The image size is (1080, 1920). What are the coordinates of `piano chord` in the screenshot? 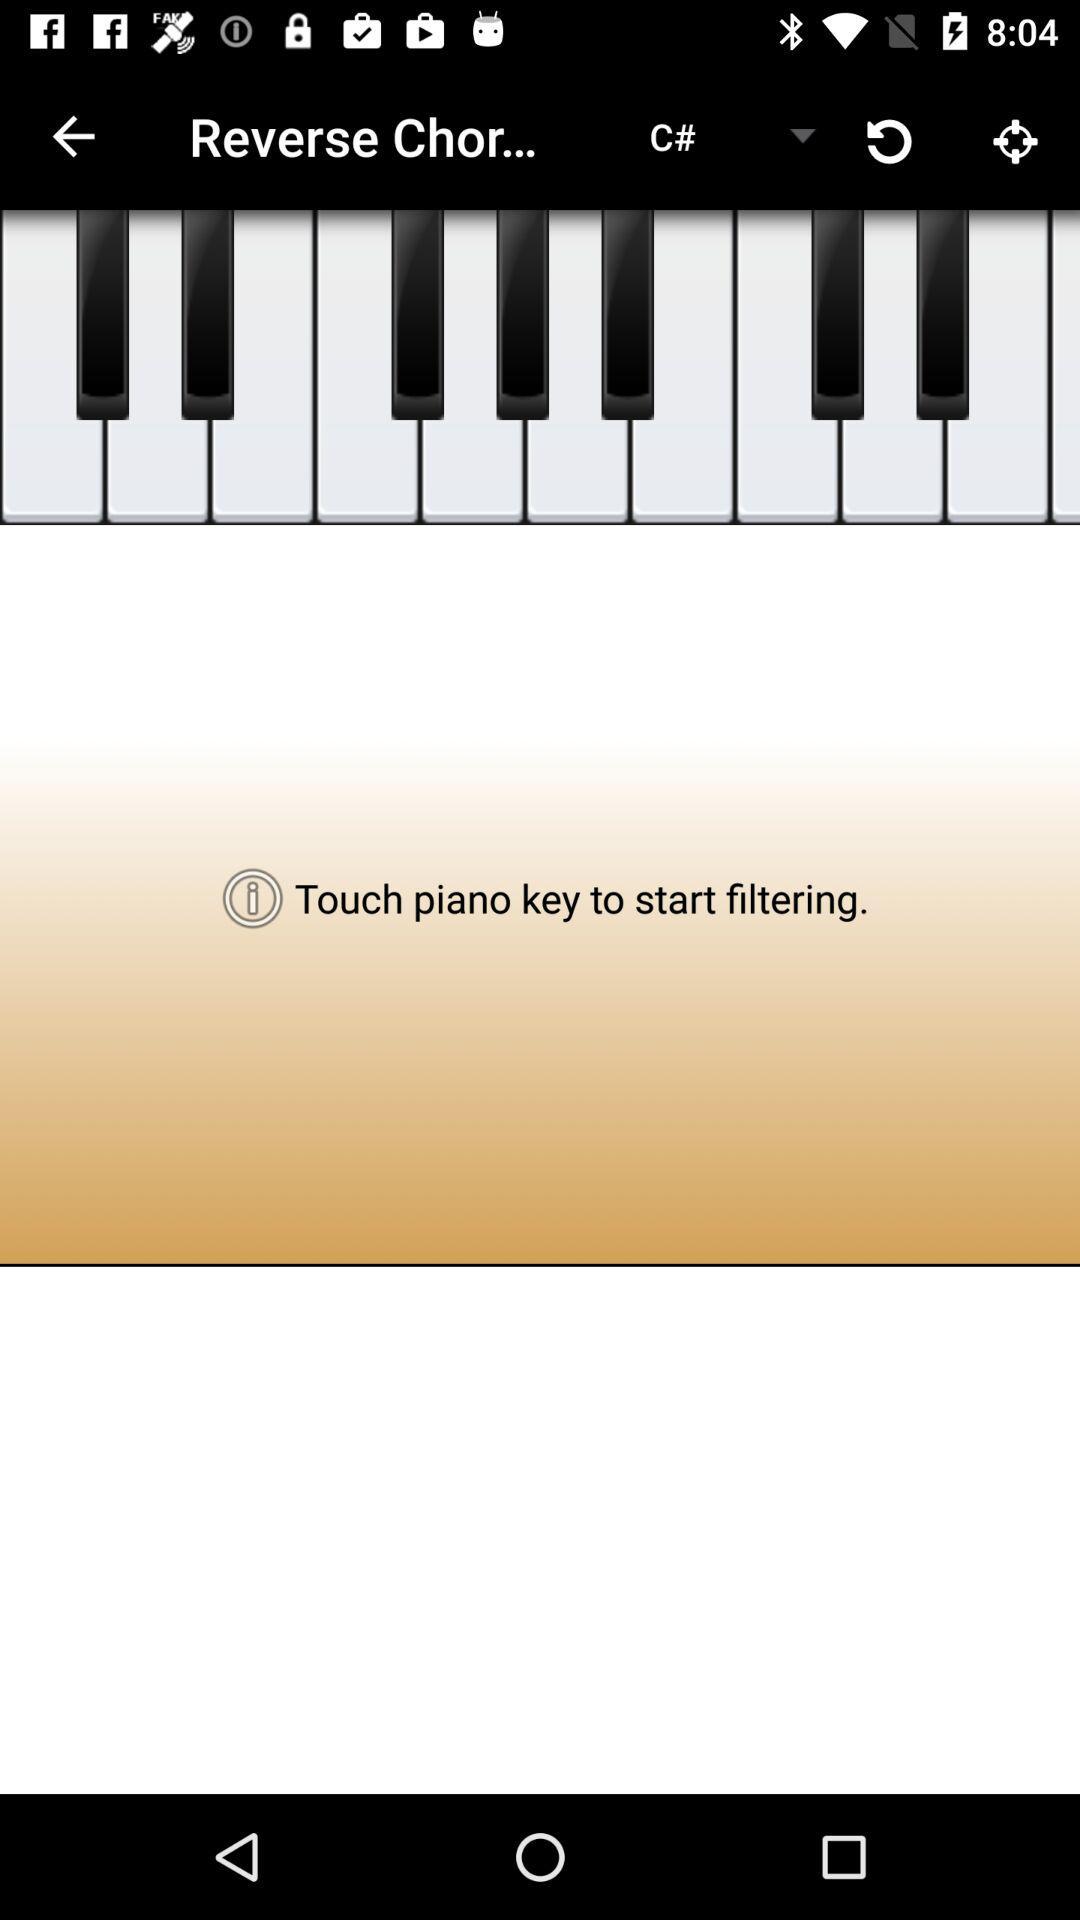 It's located at (156, 367).